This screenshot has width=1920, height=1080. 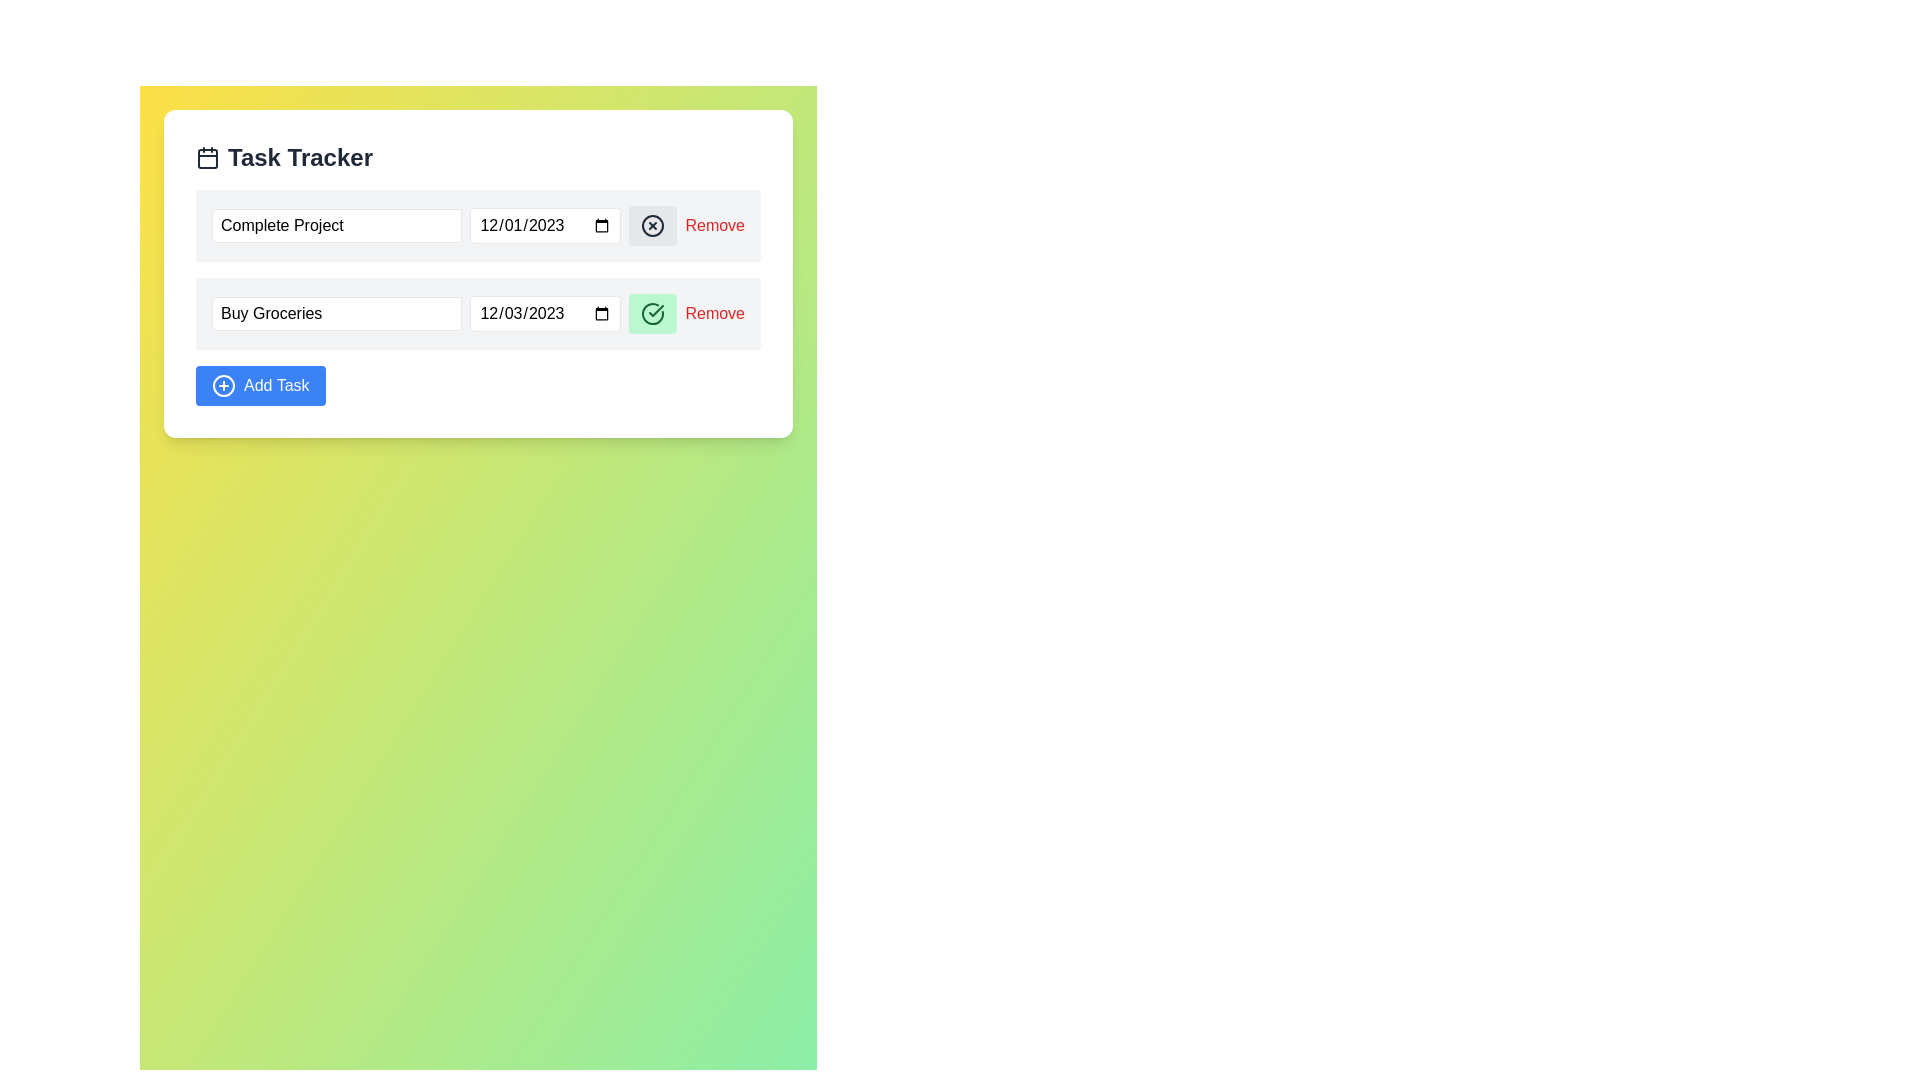 I want to click on the confirmation button located to the right of the 'Buy Groceries' input field and the date picker showing '2023-12-03' to check the associated task, so click(x=653, y=313).